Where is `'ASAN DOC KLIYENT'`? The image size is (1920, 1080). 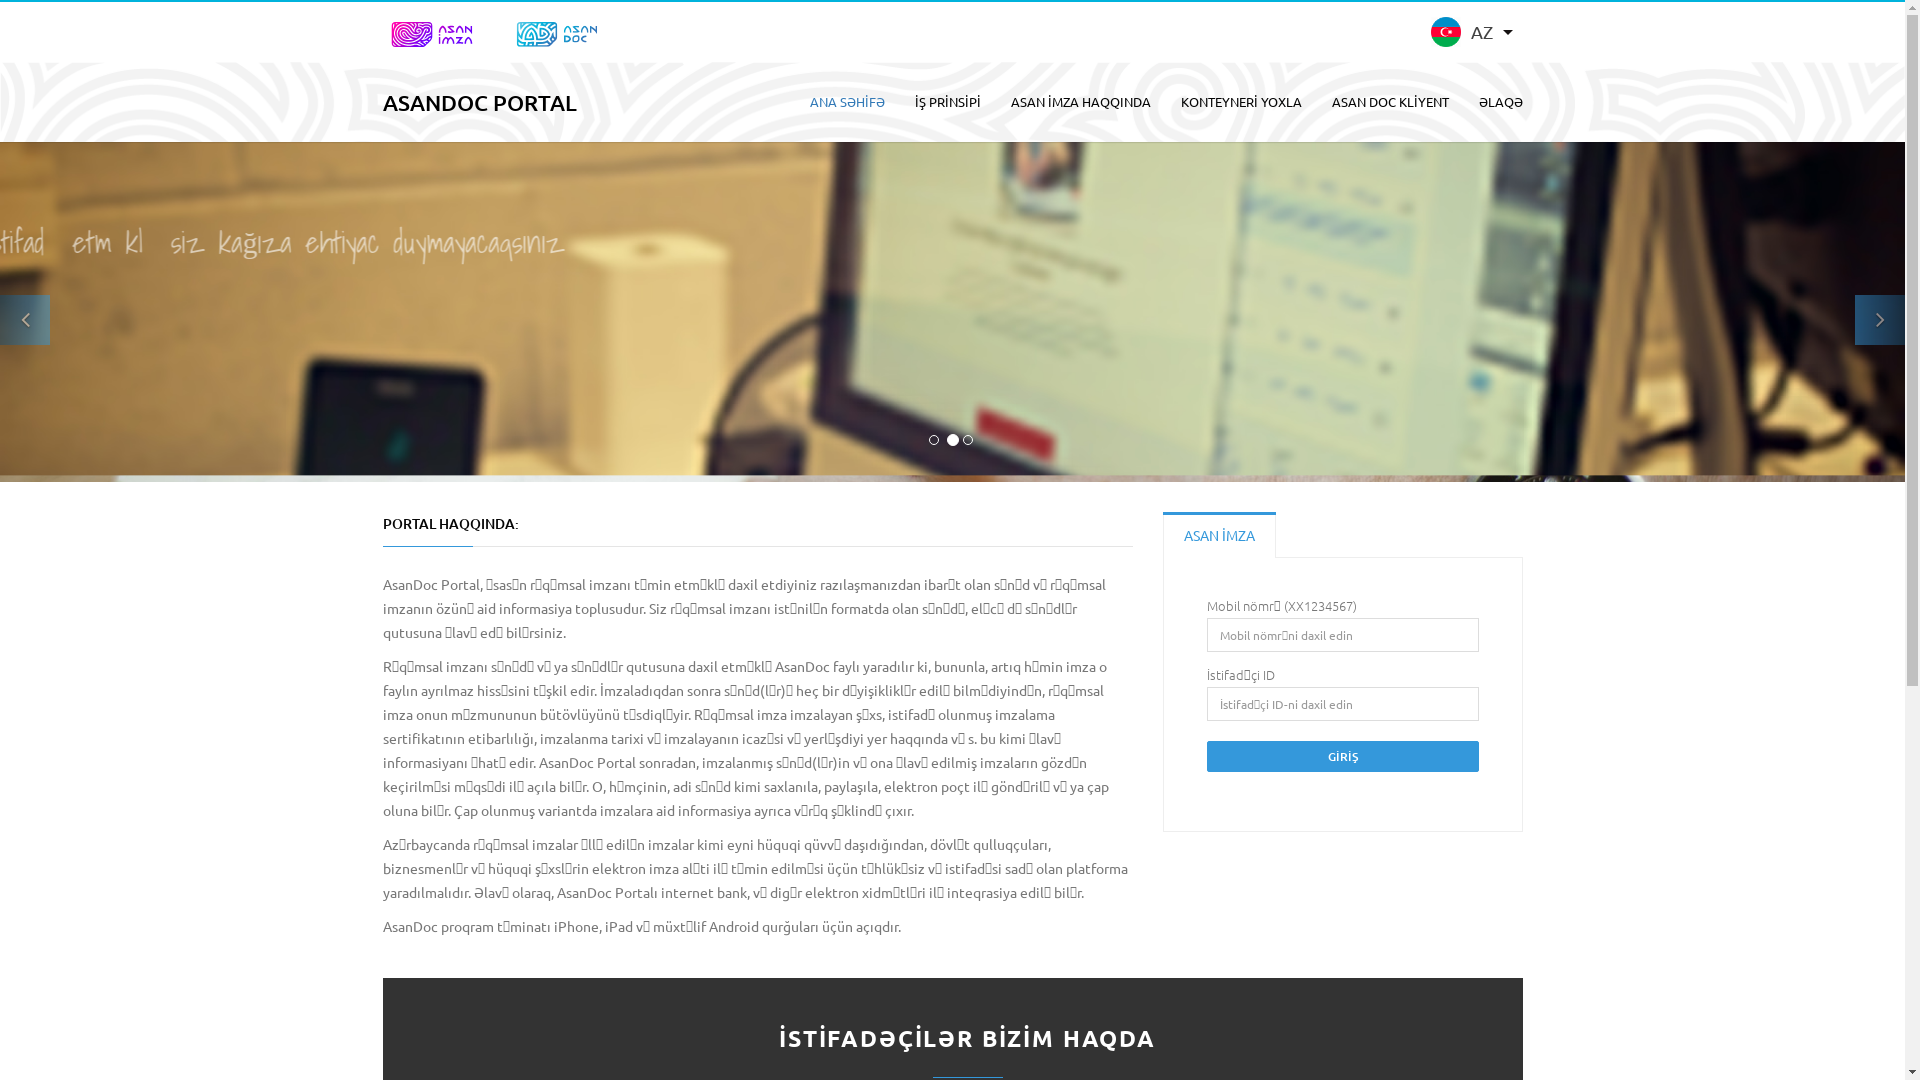 'ASAN DOC KLIYENT' is located at coordinates (1388, 101).